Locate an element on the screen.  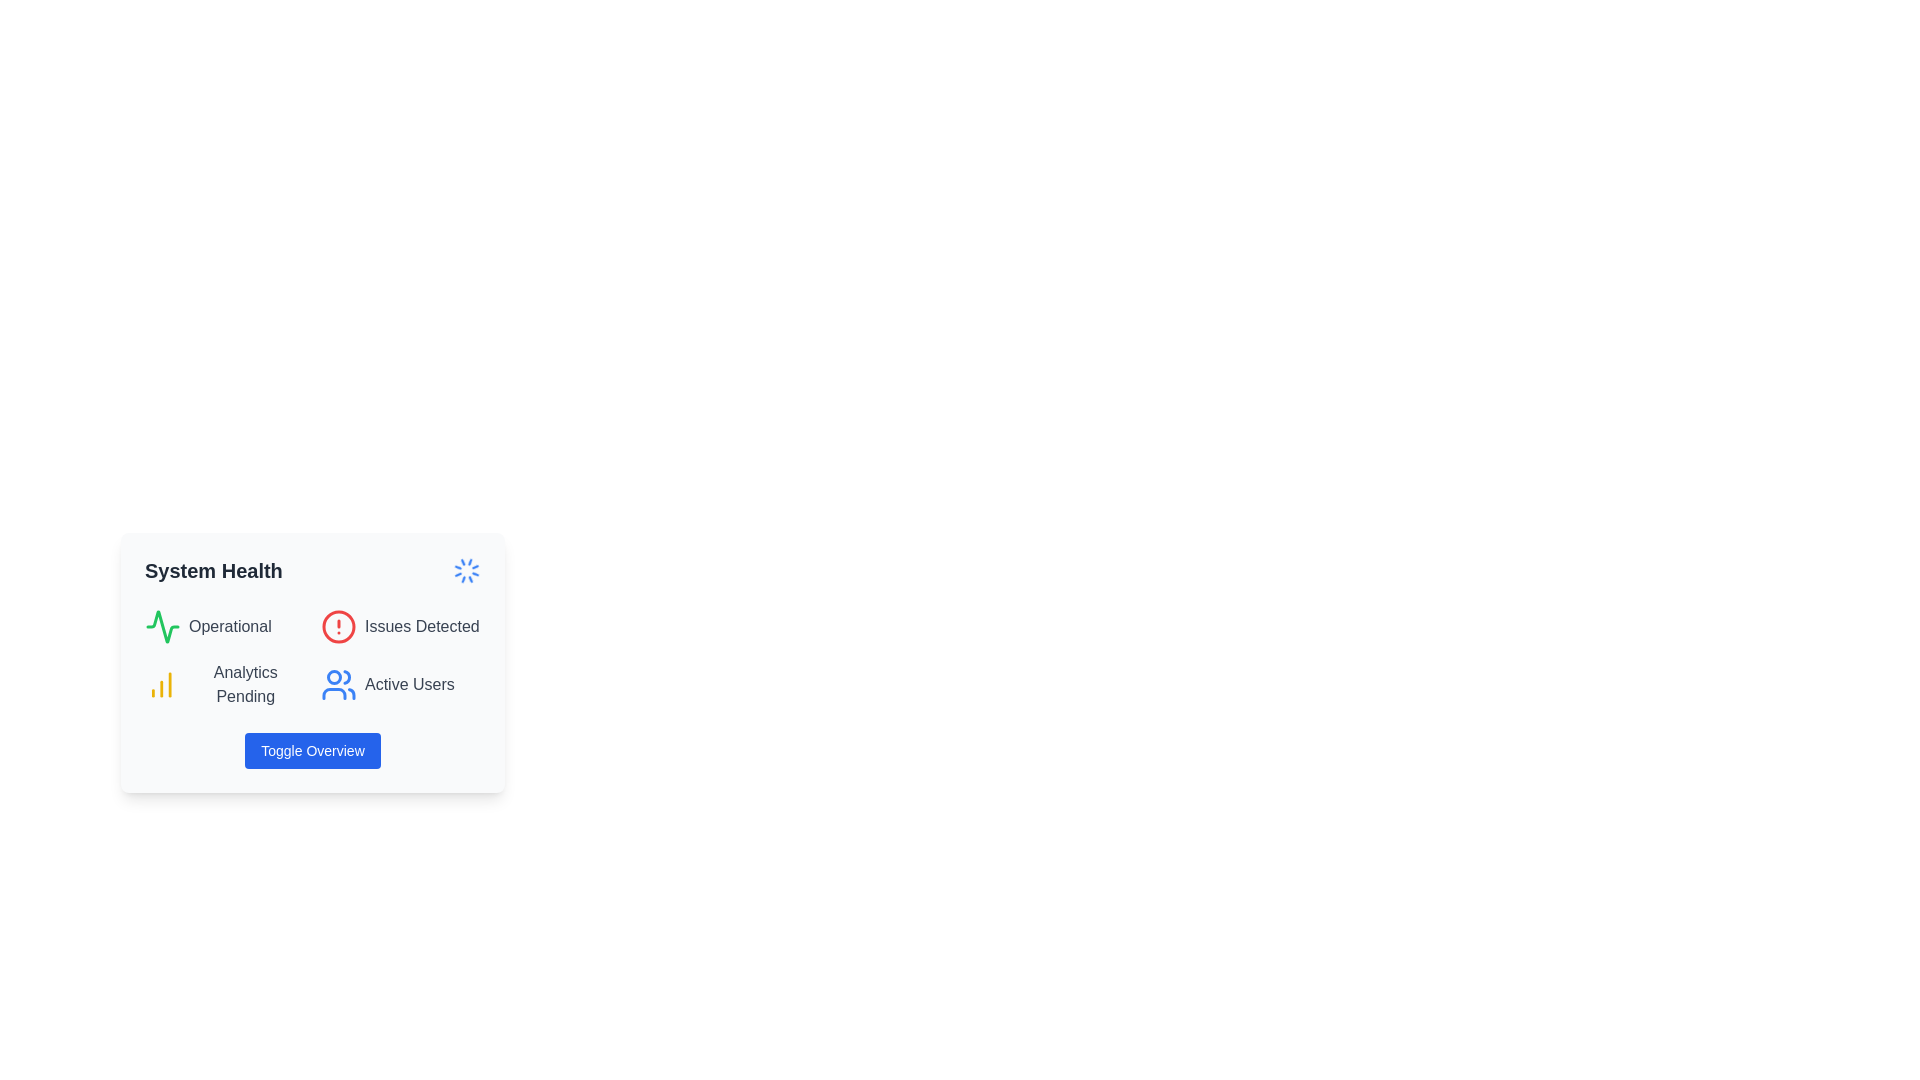
the 'Active Users' icon, which indicates the count of active users in the system, located in the bottom-right of the 'System Health' card is located at coordinates (339, 684).